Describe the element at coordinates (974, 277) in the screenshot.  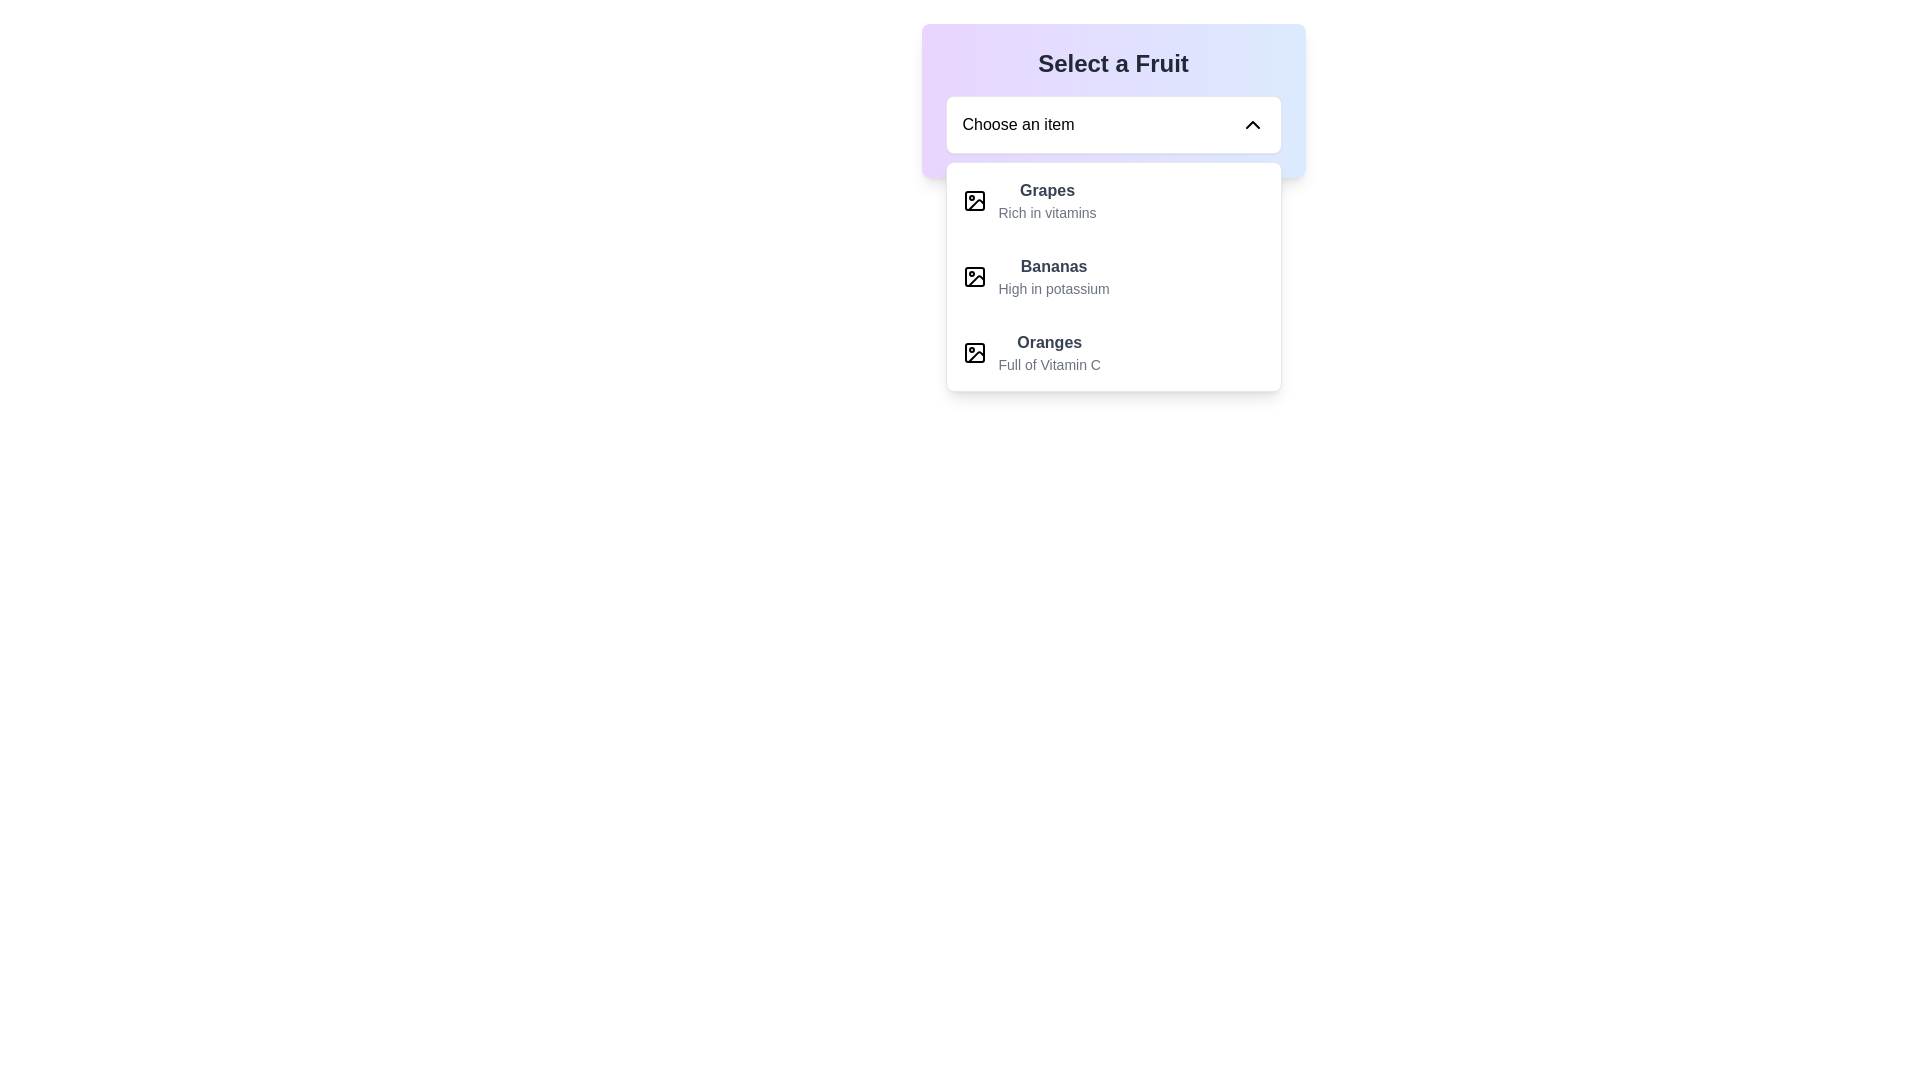
I see `the small square icon with rounded corners located adjacent to the text 'Bananas' in the dropdown menu` at that location.